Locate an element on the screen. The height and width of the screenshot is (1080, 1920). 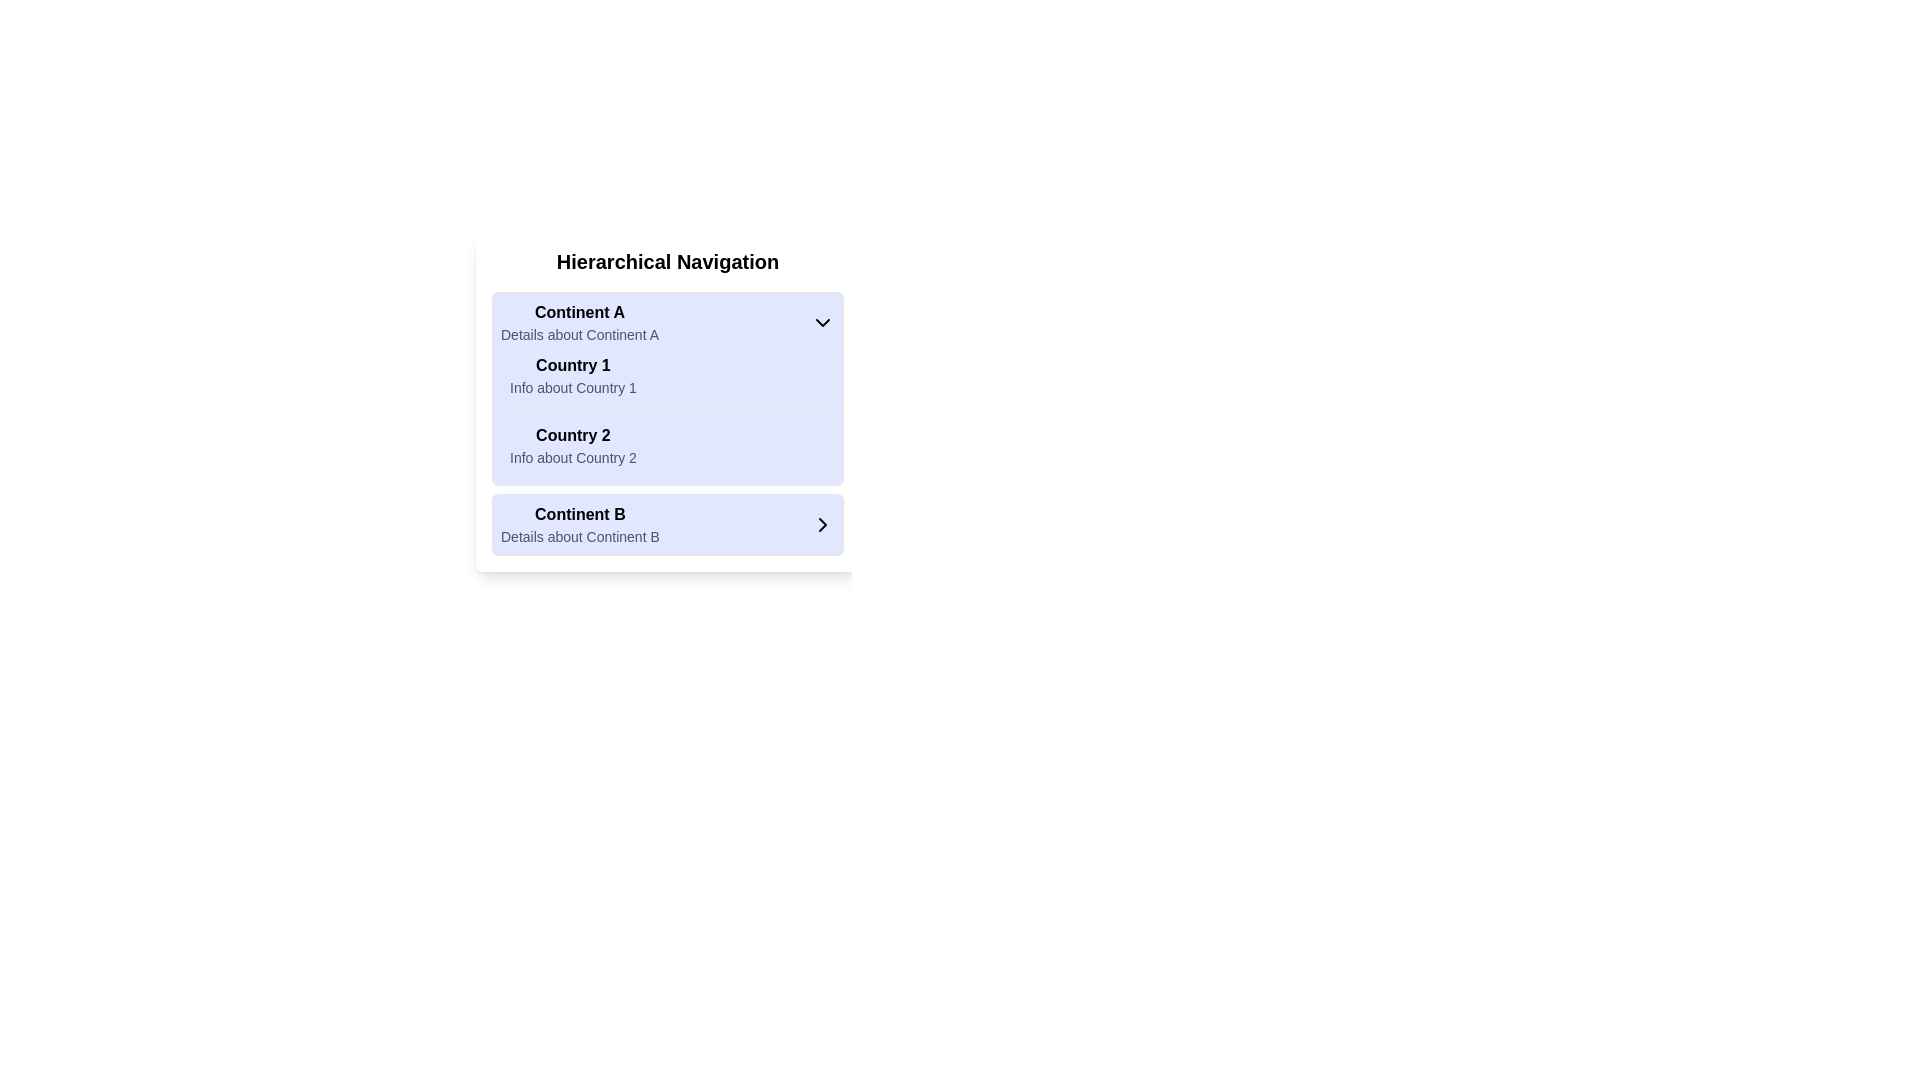
the Text block displaying the hierarchical navigation item with the bold header 'Continent B' and the smaller gray text 'Details about Continent B' is located at coordinates (579, 523).